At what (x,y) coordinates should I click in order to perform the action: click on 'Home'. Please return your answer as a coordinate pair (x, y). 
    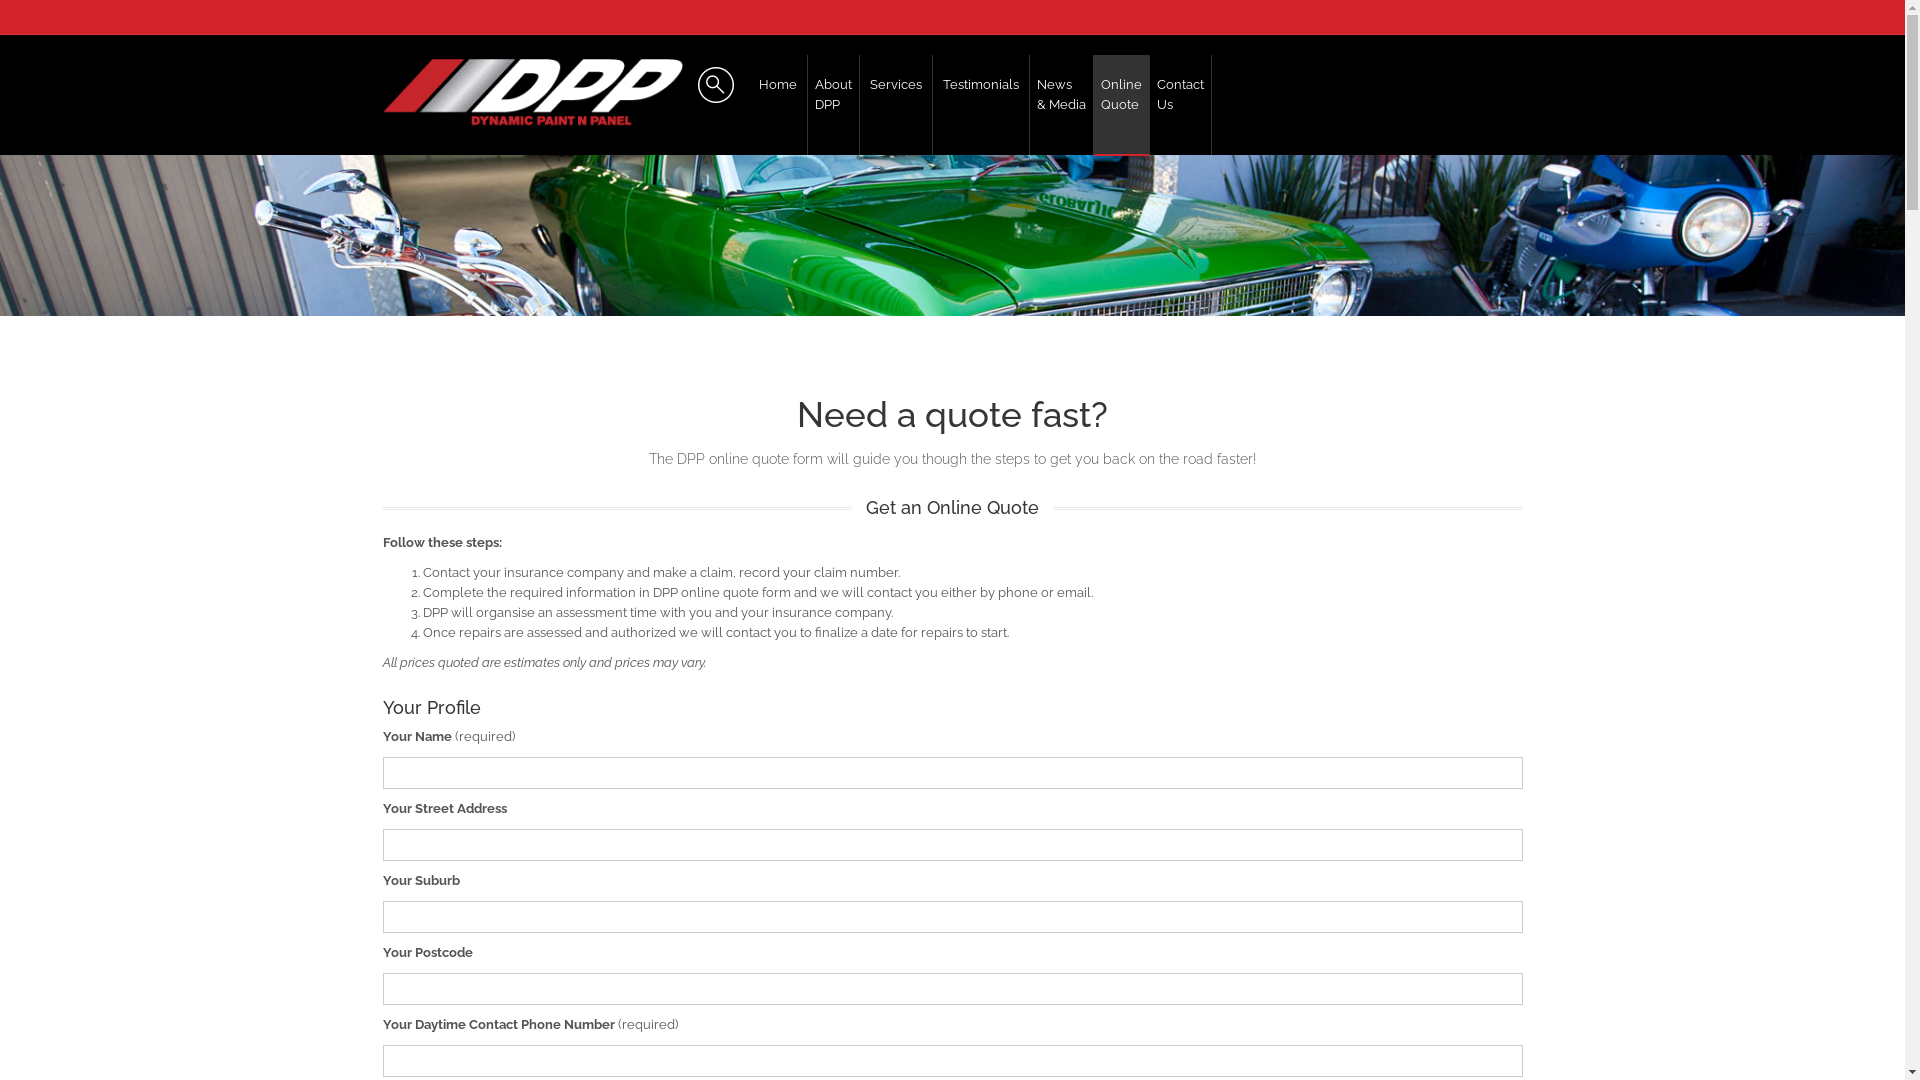
    Looking at the image, I should click on (776, 104).